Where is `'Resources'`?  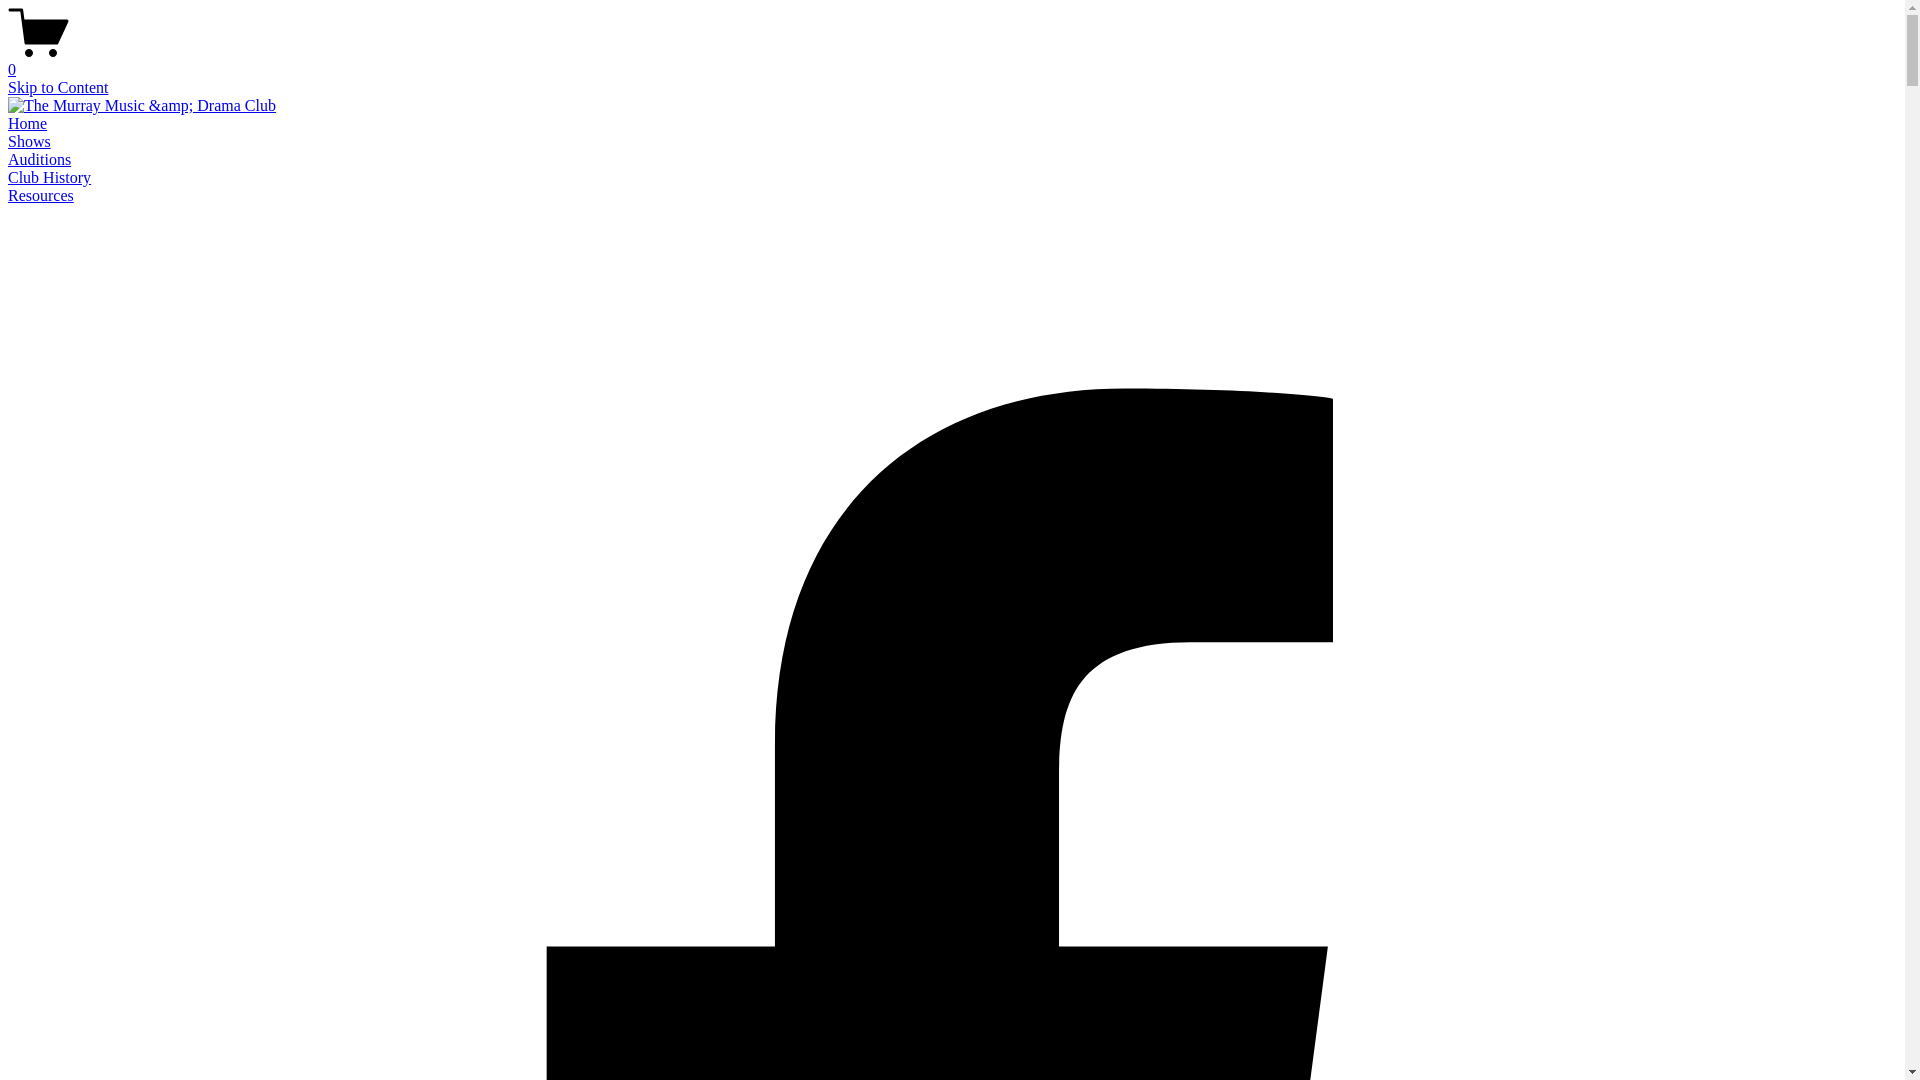 'Resources' is located at coordinates (41, 195).